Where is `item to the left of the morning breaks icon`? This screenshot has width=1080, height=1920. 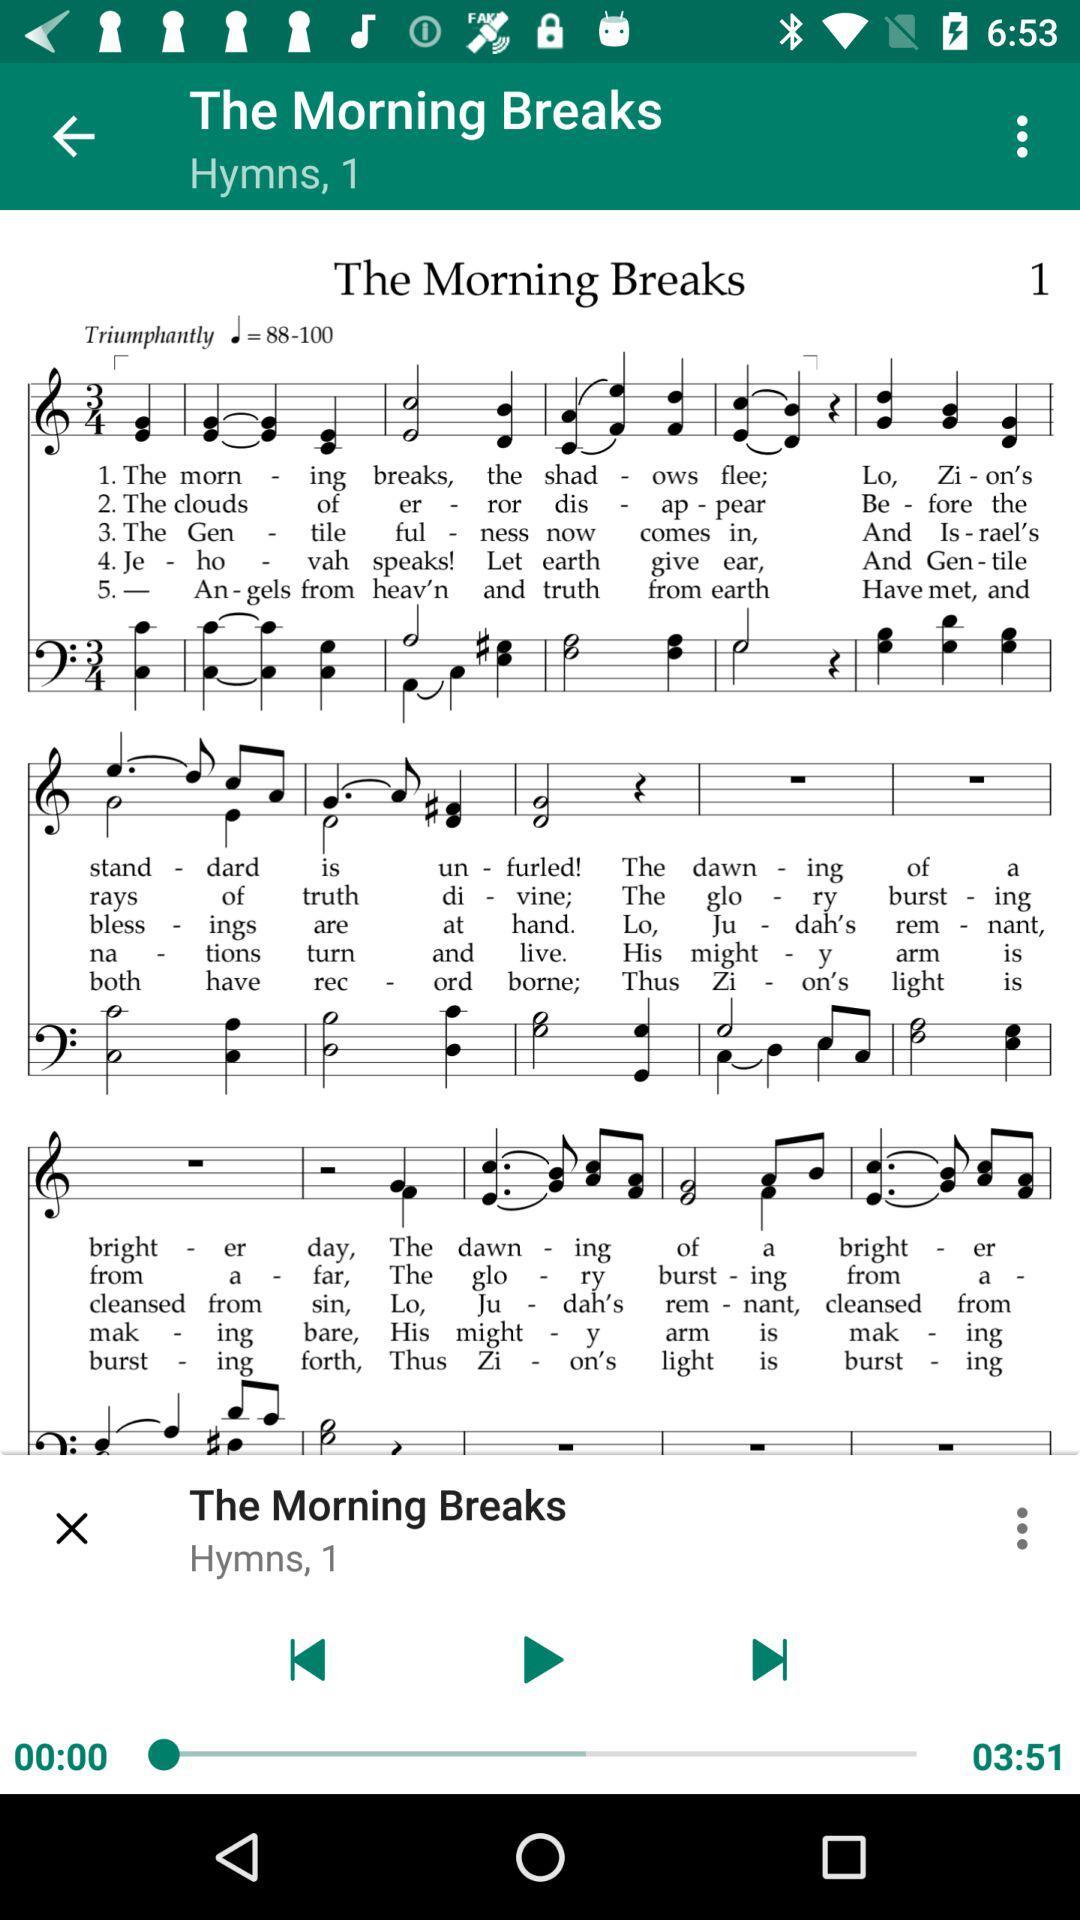
item to the left of the morning breaks icon is located at coordinates (72, 135).